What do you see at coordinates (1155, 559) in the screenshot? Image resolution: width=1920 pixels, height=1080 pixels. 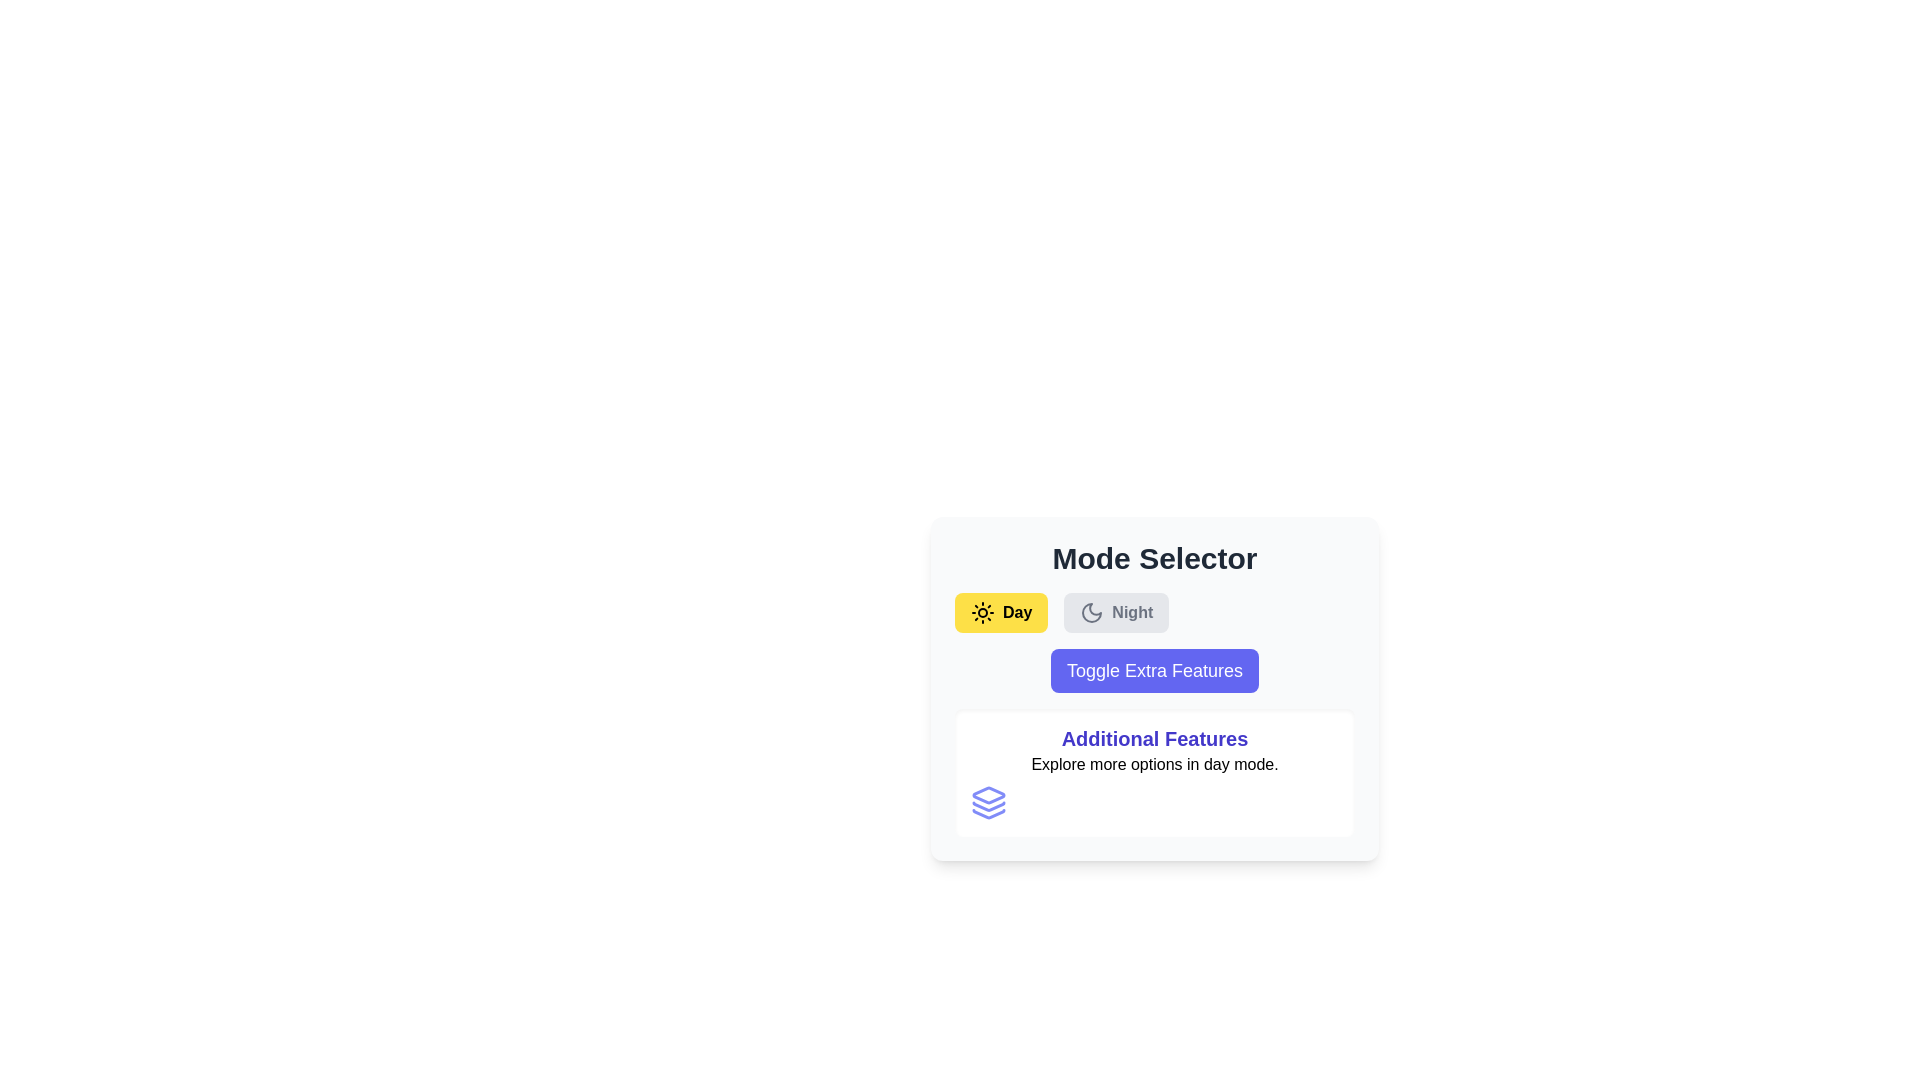 I see `the 'Mode Selector' text label, which is styled in a large bold font with a dark gray color and is located at the top of the component within a light gray box` at bounding box center [1155, 559].